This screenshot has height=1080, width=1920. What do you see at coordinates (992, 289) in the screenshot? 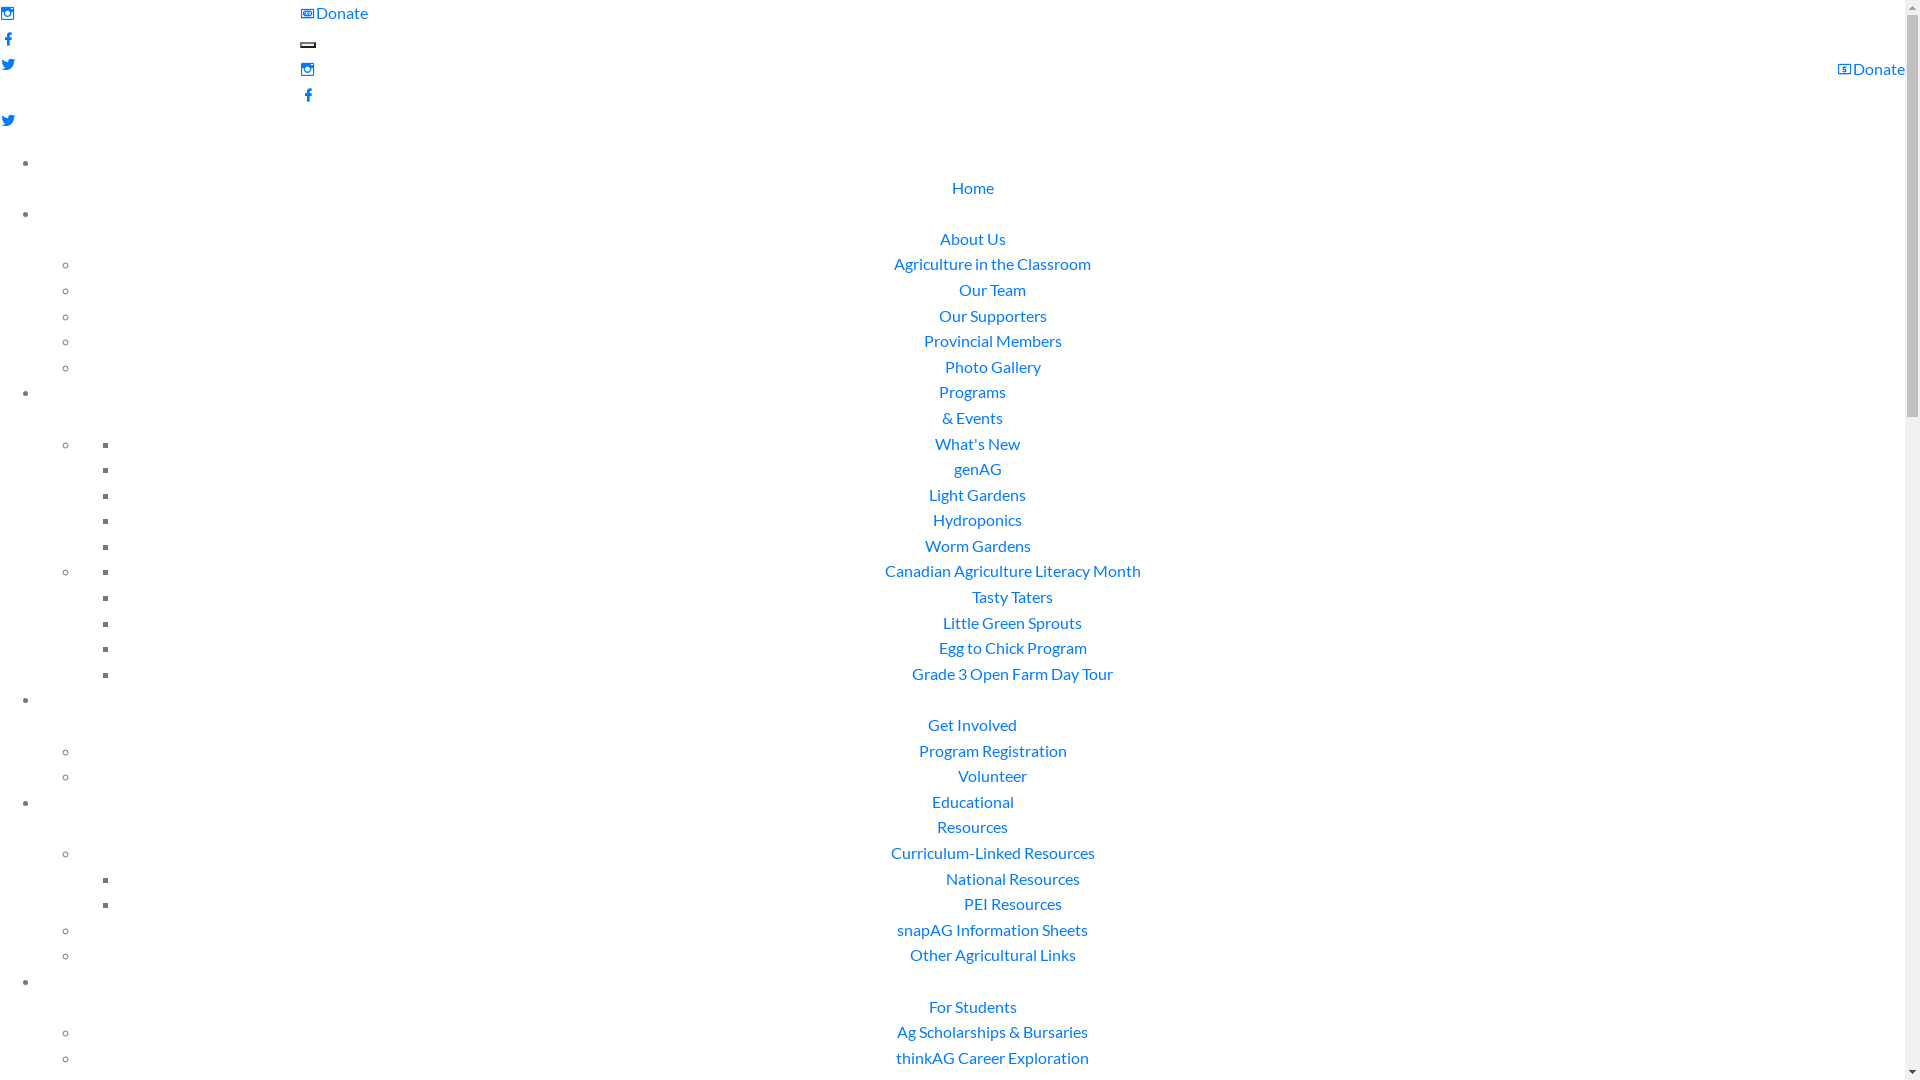
I see `'Our Team'` at bounding box center [992, 289].